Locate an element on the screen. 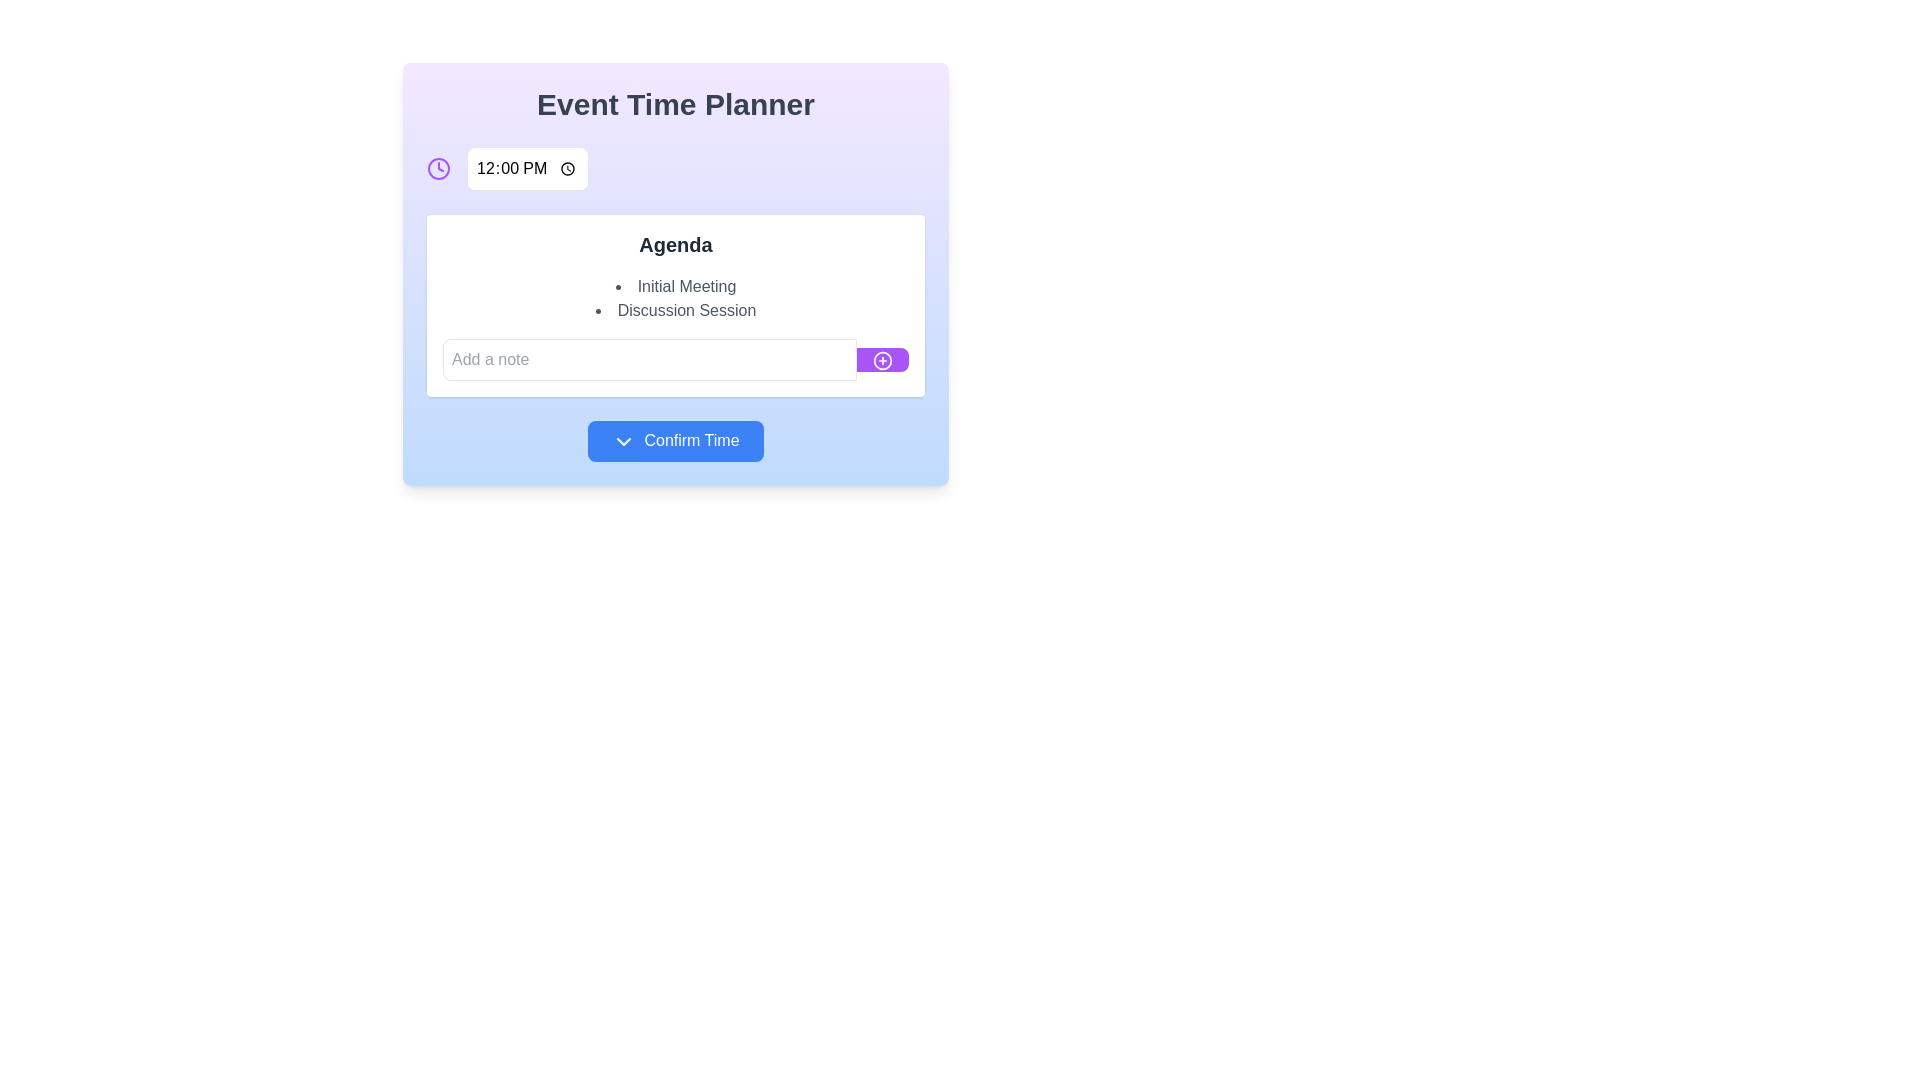 Image resolution: width=1920 pixels, height=1080 pixels. the Time input field located at the top left of the card is located at coordinates (527, 168).